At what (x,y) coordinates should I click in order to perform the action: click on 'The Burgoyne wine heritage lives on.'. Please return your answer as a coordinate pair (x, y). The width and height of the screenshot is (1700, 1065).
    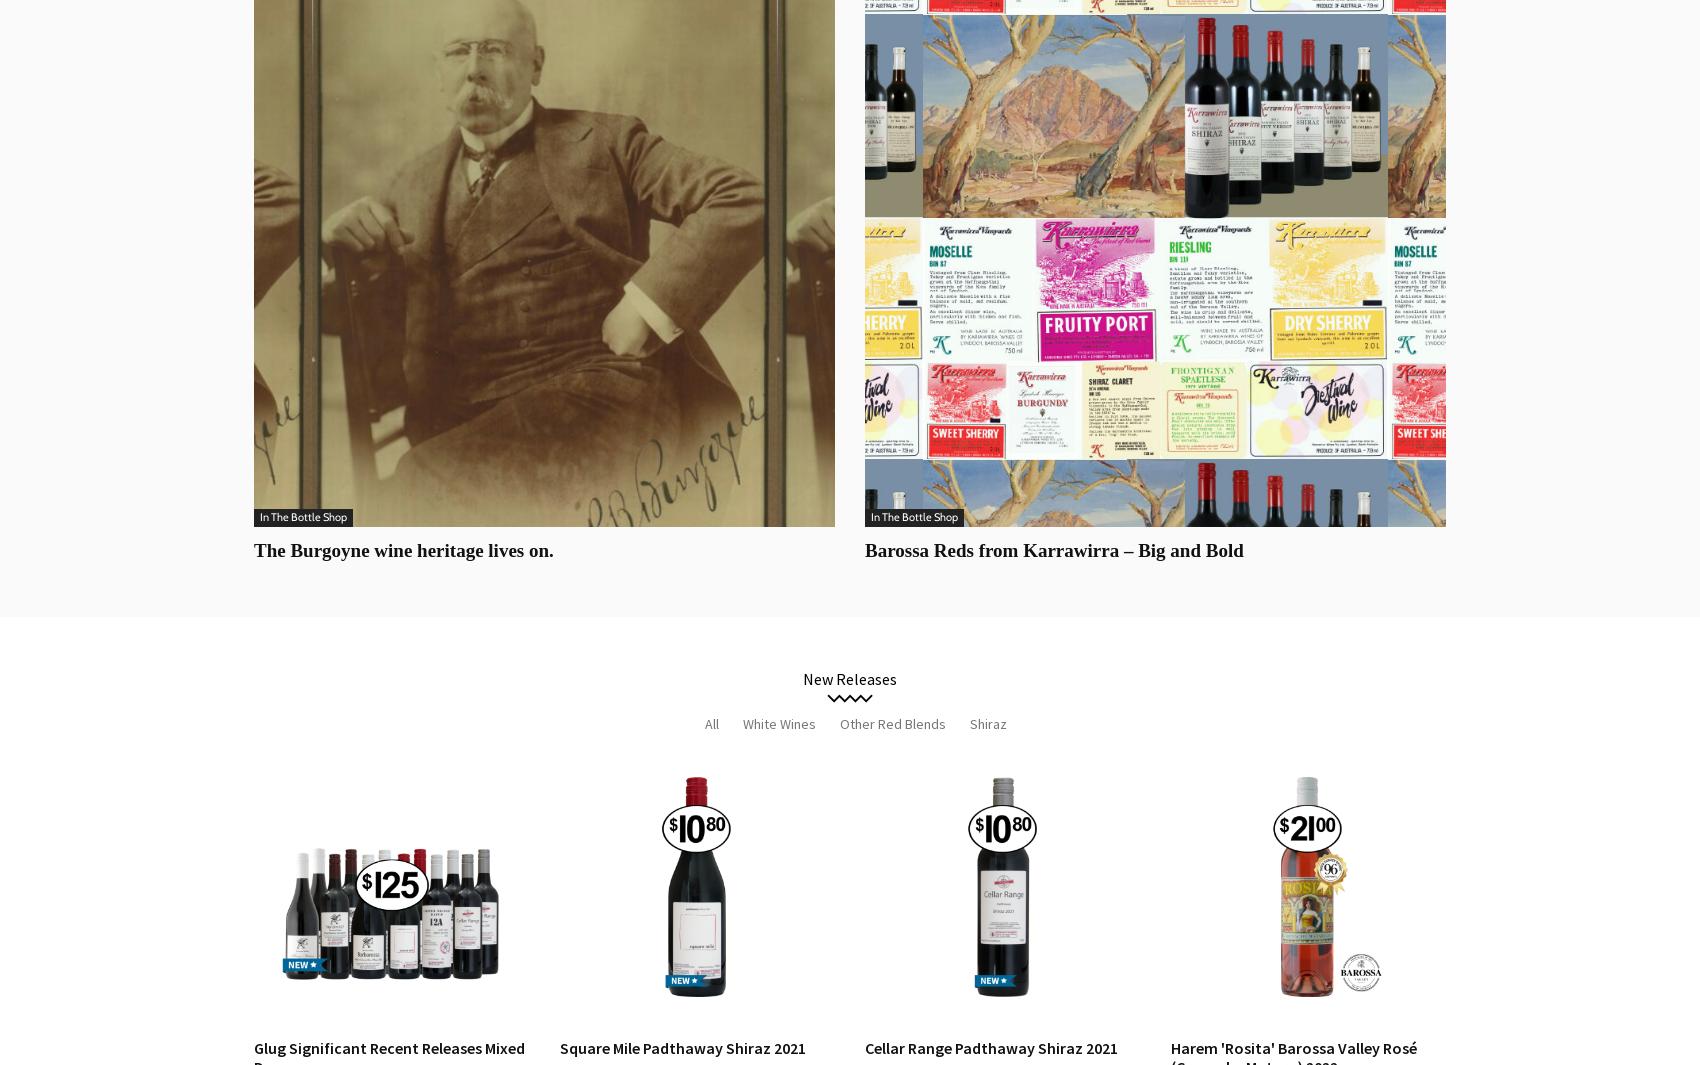
    Looking at the image, I should click on (402, 550).